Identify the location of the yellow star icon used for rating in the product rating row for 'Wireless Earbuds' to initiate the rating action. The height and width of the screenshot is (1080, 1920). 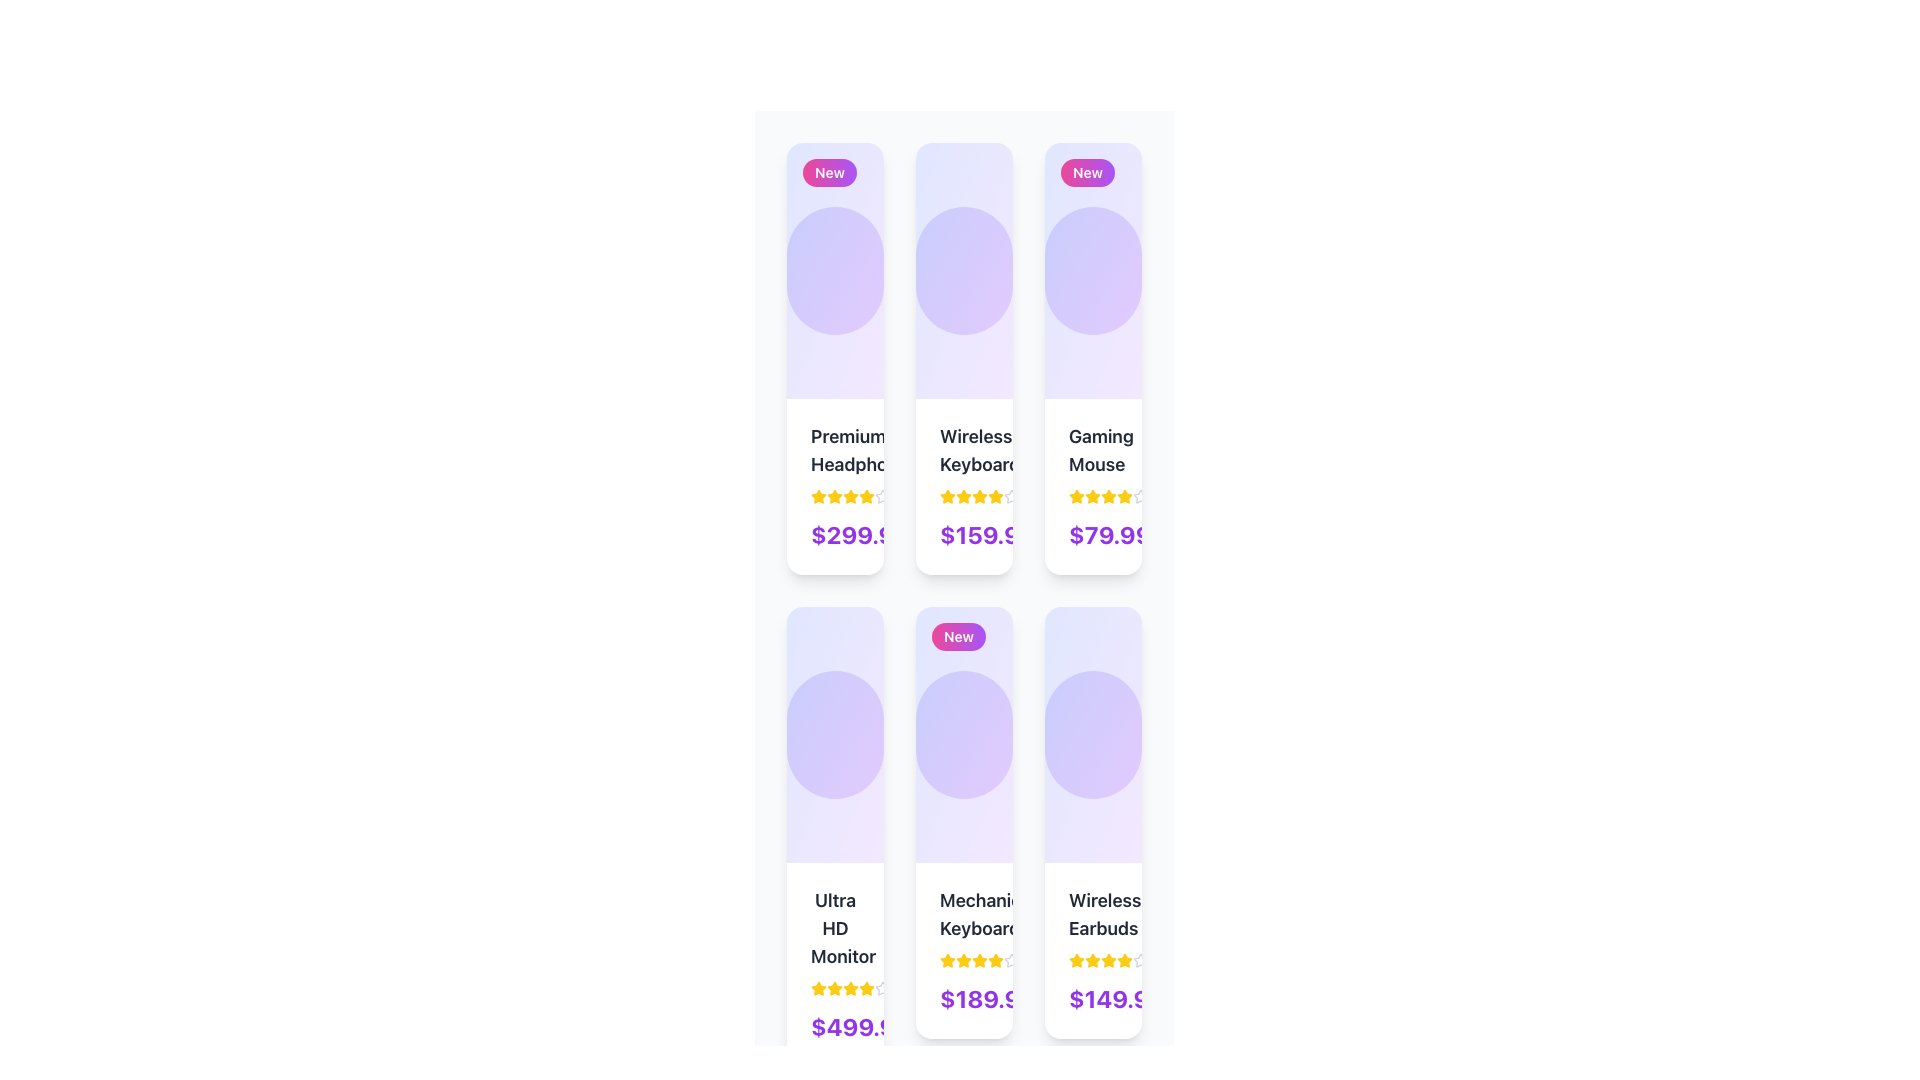
(1075, 959).